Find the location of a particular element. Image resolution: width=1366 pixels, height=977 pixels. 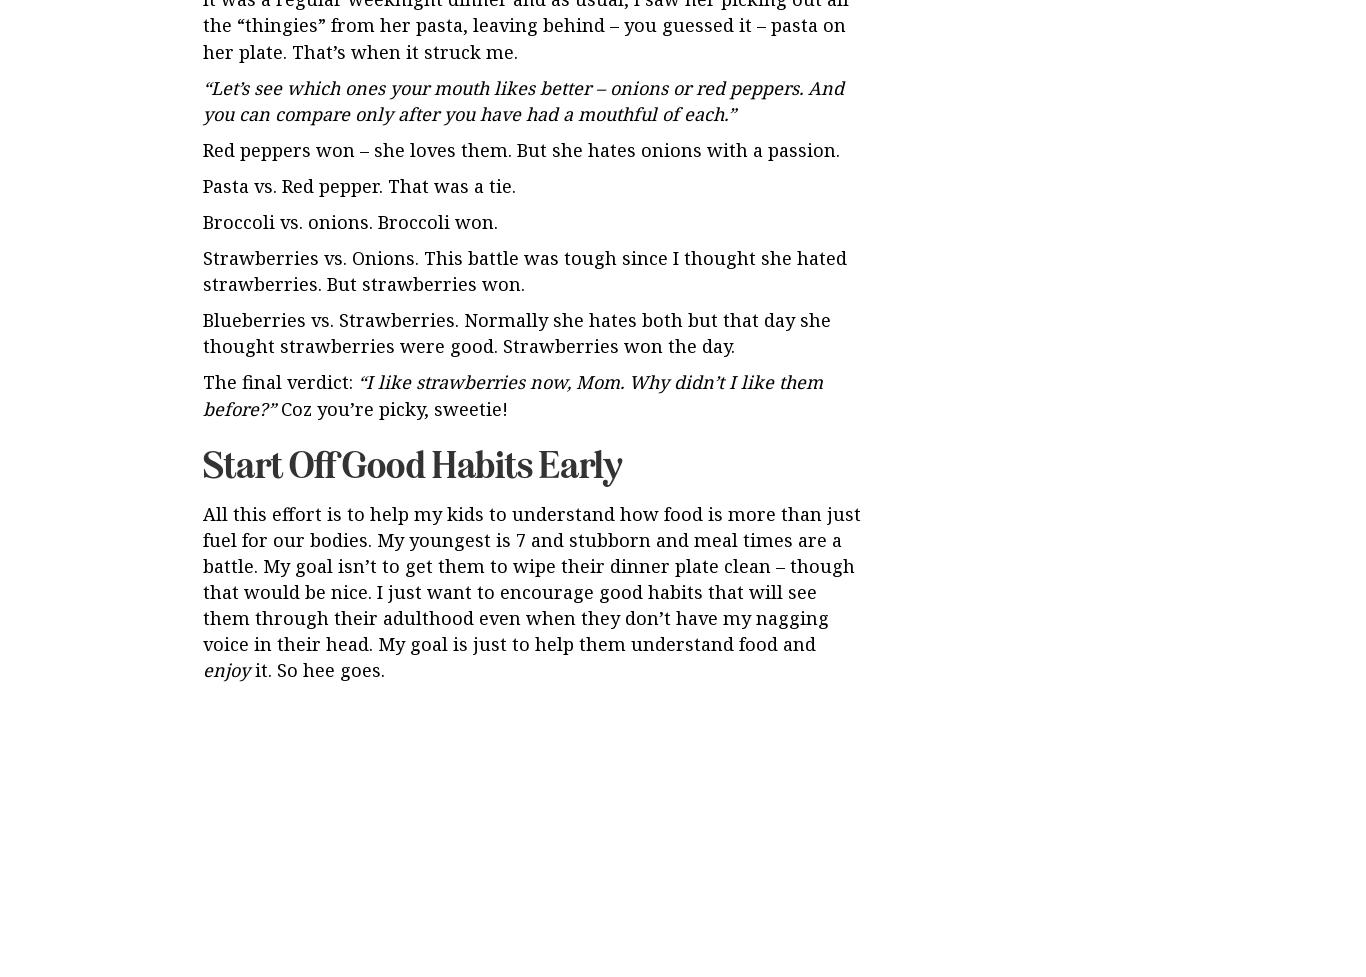

'All this effort is to help my kids to understand how food is more than just fuel for our bodies. My youngest is 7 and stubborn and meal times are a battle. My goal isn’t to get them to wipe their dinner plate clean – though that would be nice. I just want to encourage good habits that will see them through their adulthood even when they don’t have my nagging voice in their head. My goal is just to help them understand food and' is located at coordinates (532, 577).